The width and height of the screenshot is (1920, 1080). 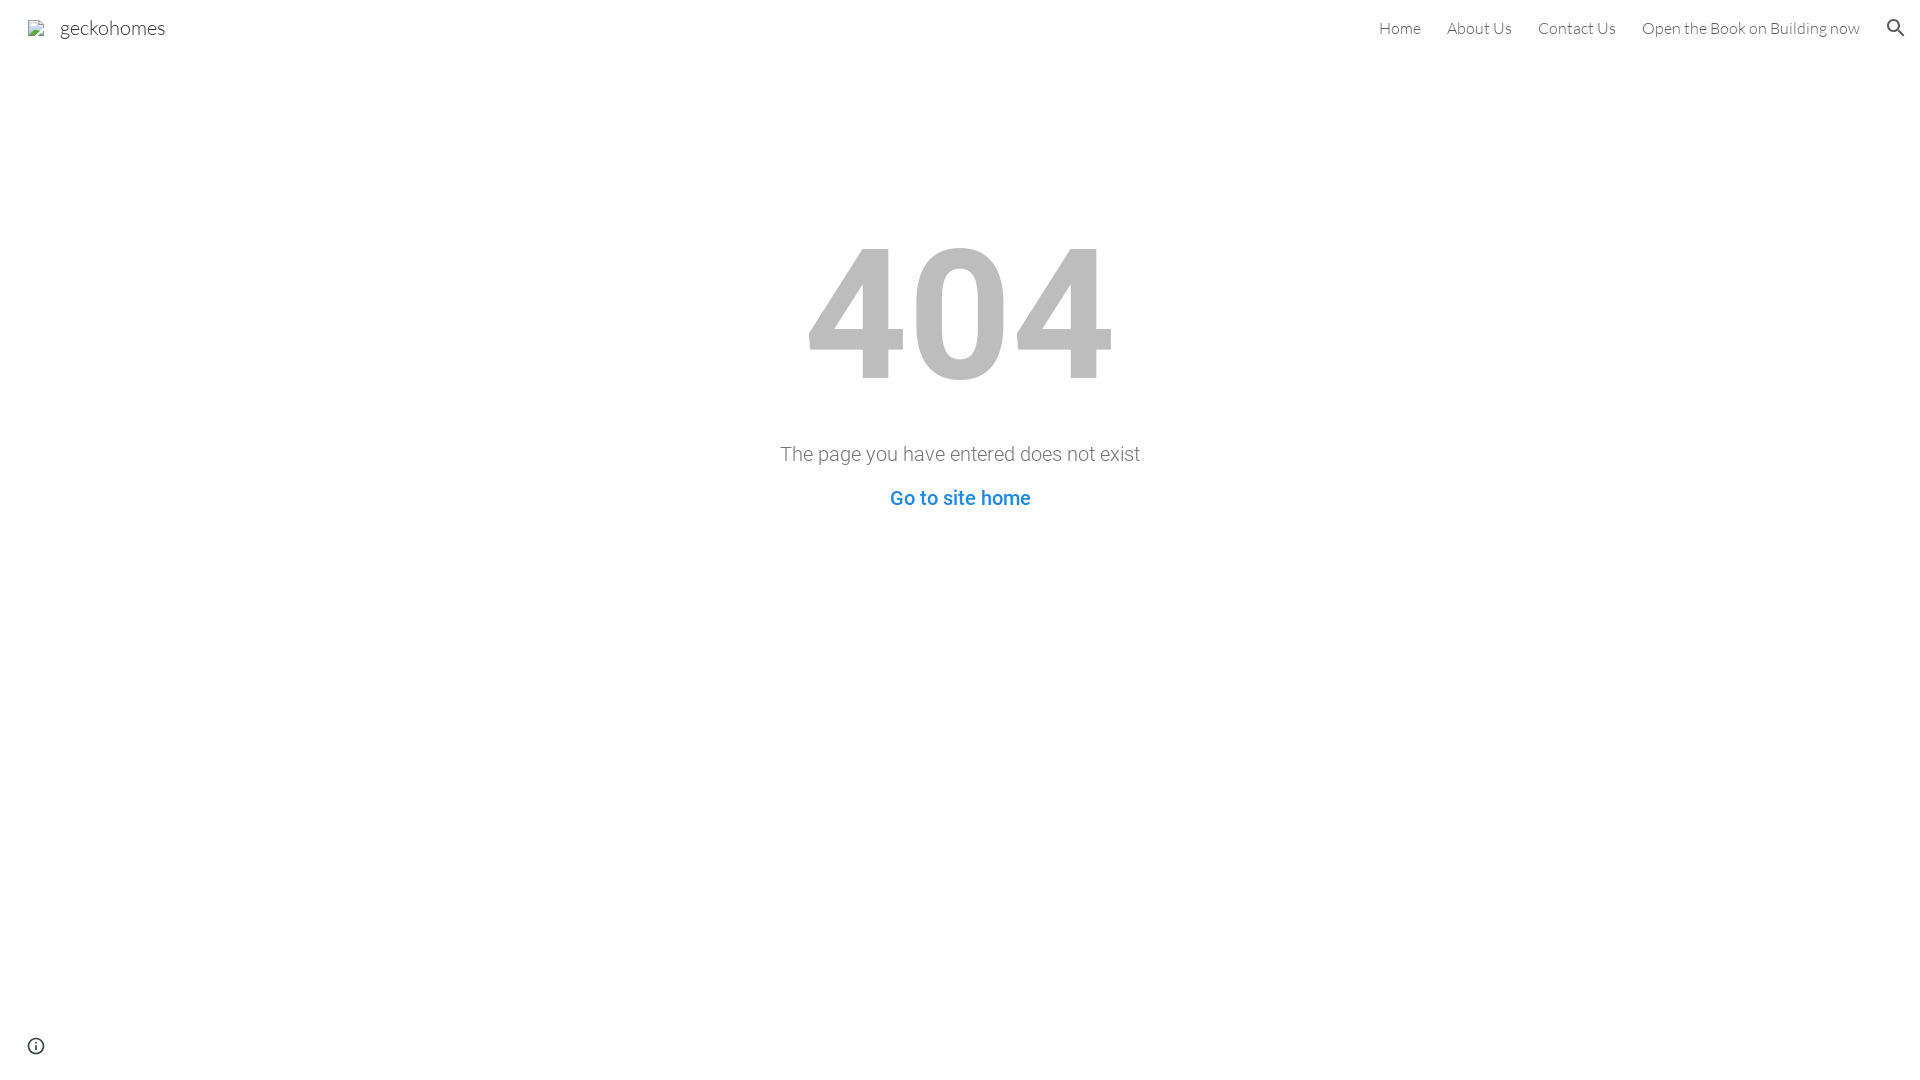 I want to click on 'Contact Us', so click(x=1576, y=27).